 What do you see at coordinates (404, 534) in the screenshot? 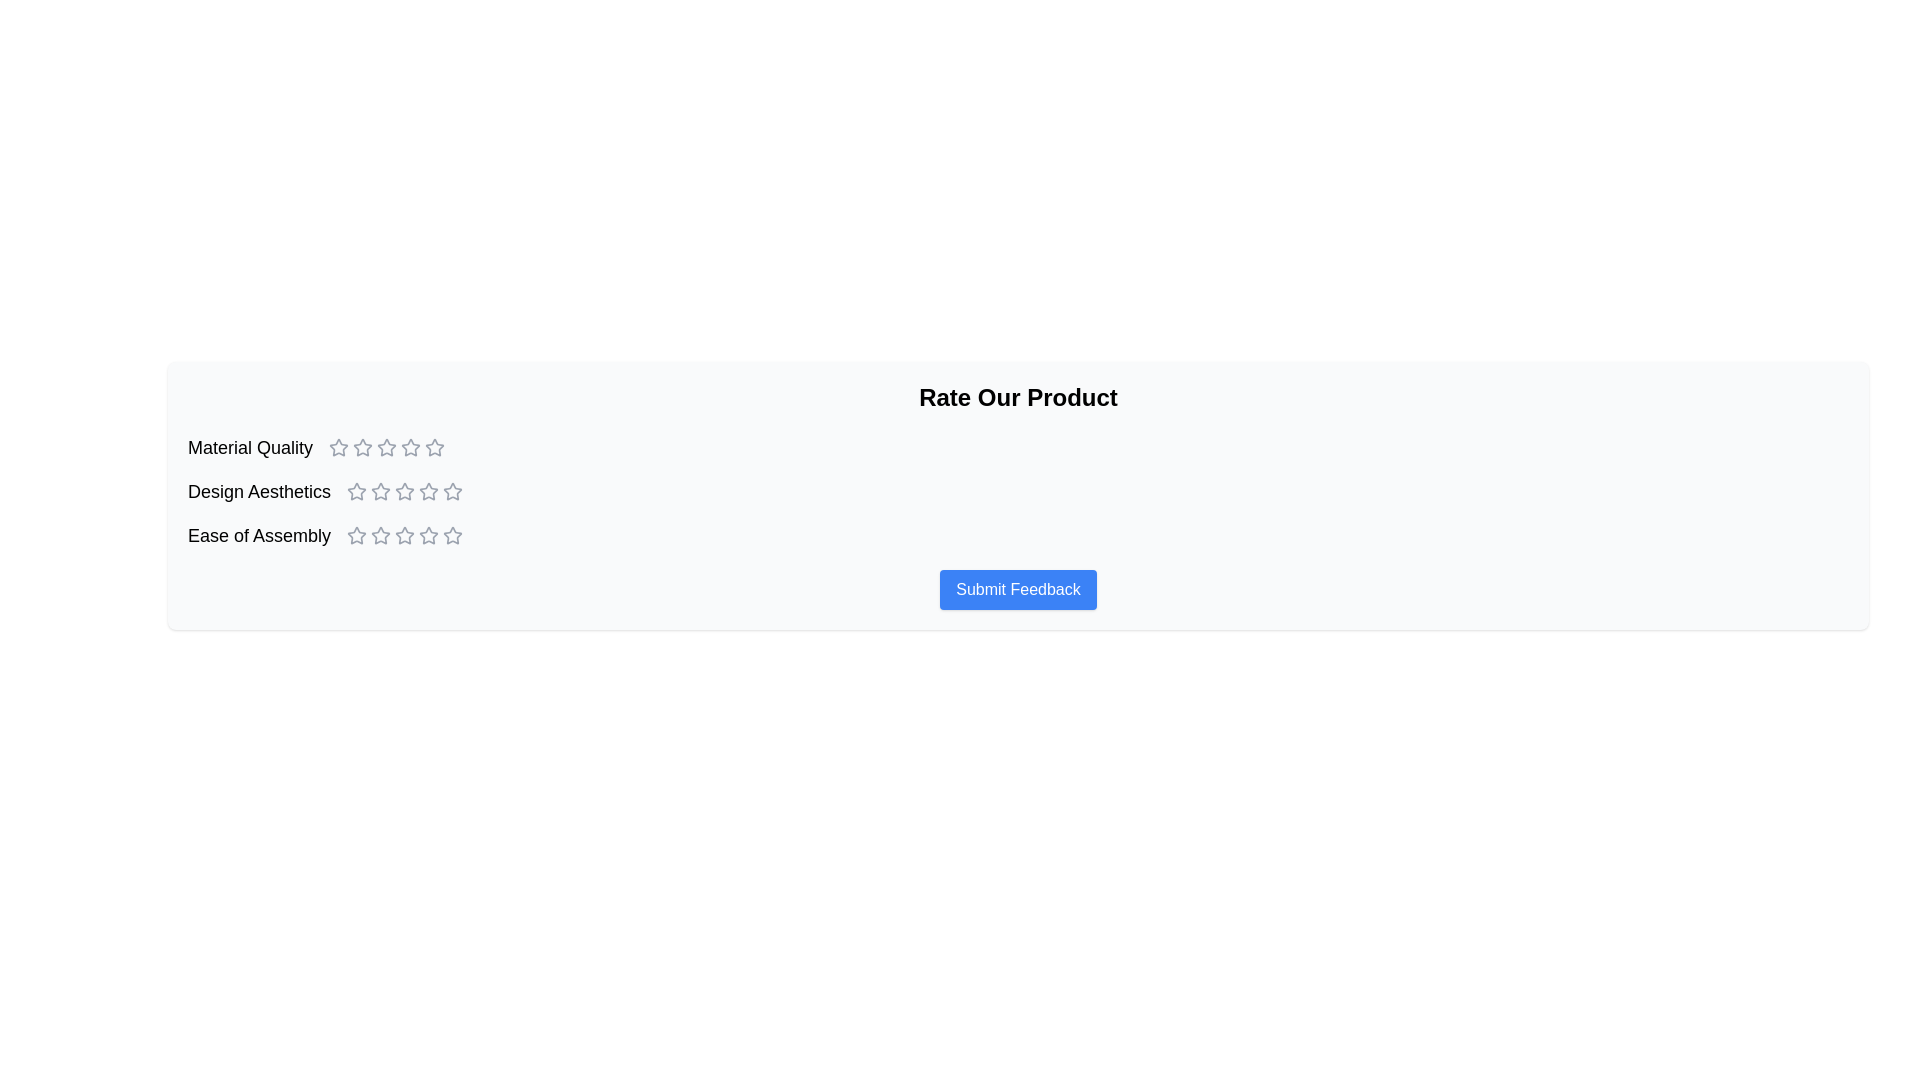
I see `the second star icon in the 'Ease of Assembly' rating row` at bounding box center [404, 534].